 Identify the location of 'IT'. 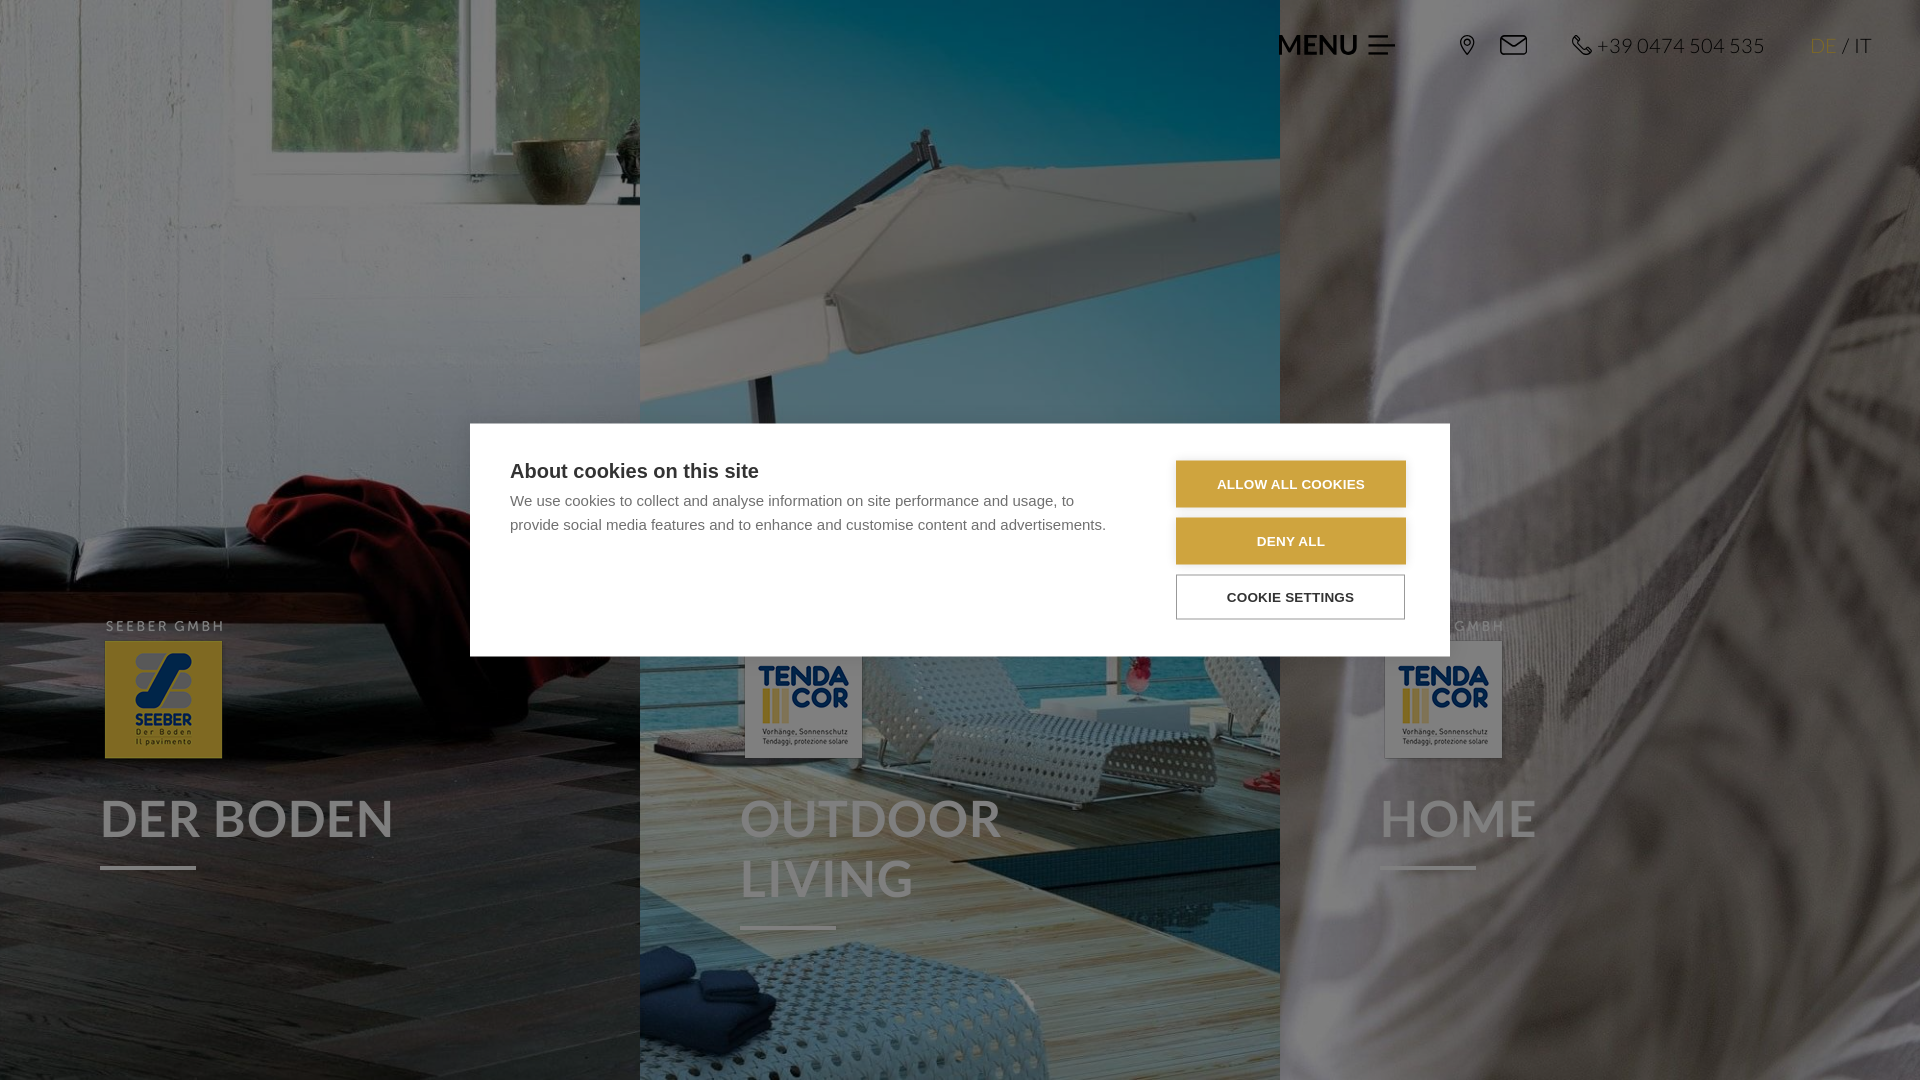
(1852, 45).